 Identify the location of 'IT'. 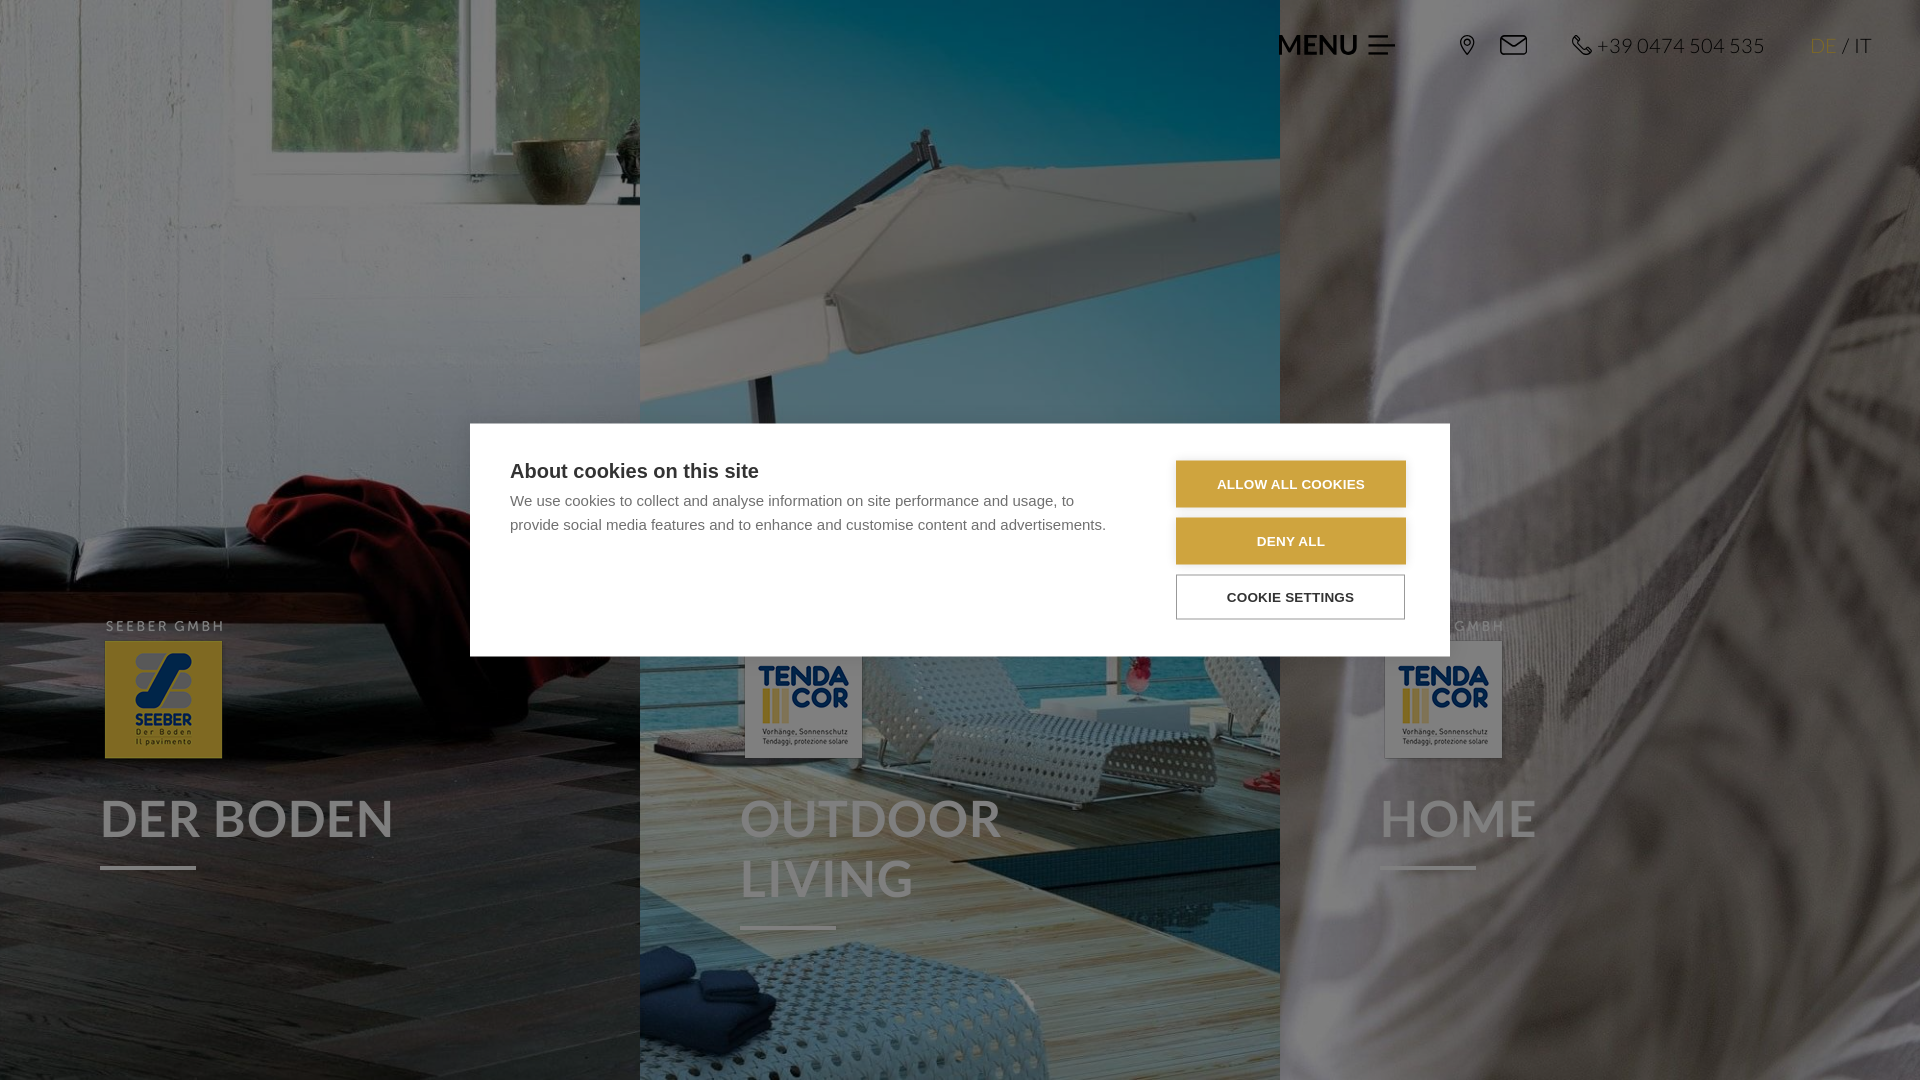
(1852, 45).